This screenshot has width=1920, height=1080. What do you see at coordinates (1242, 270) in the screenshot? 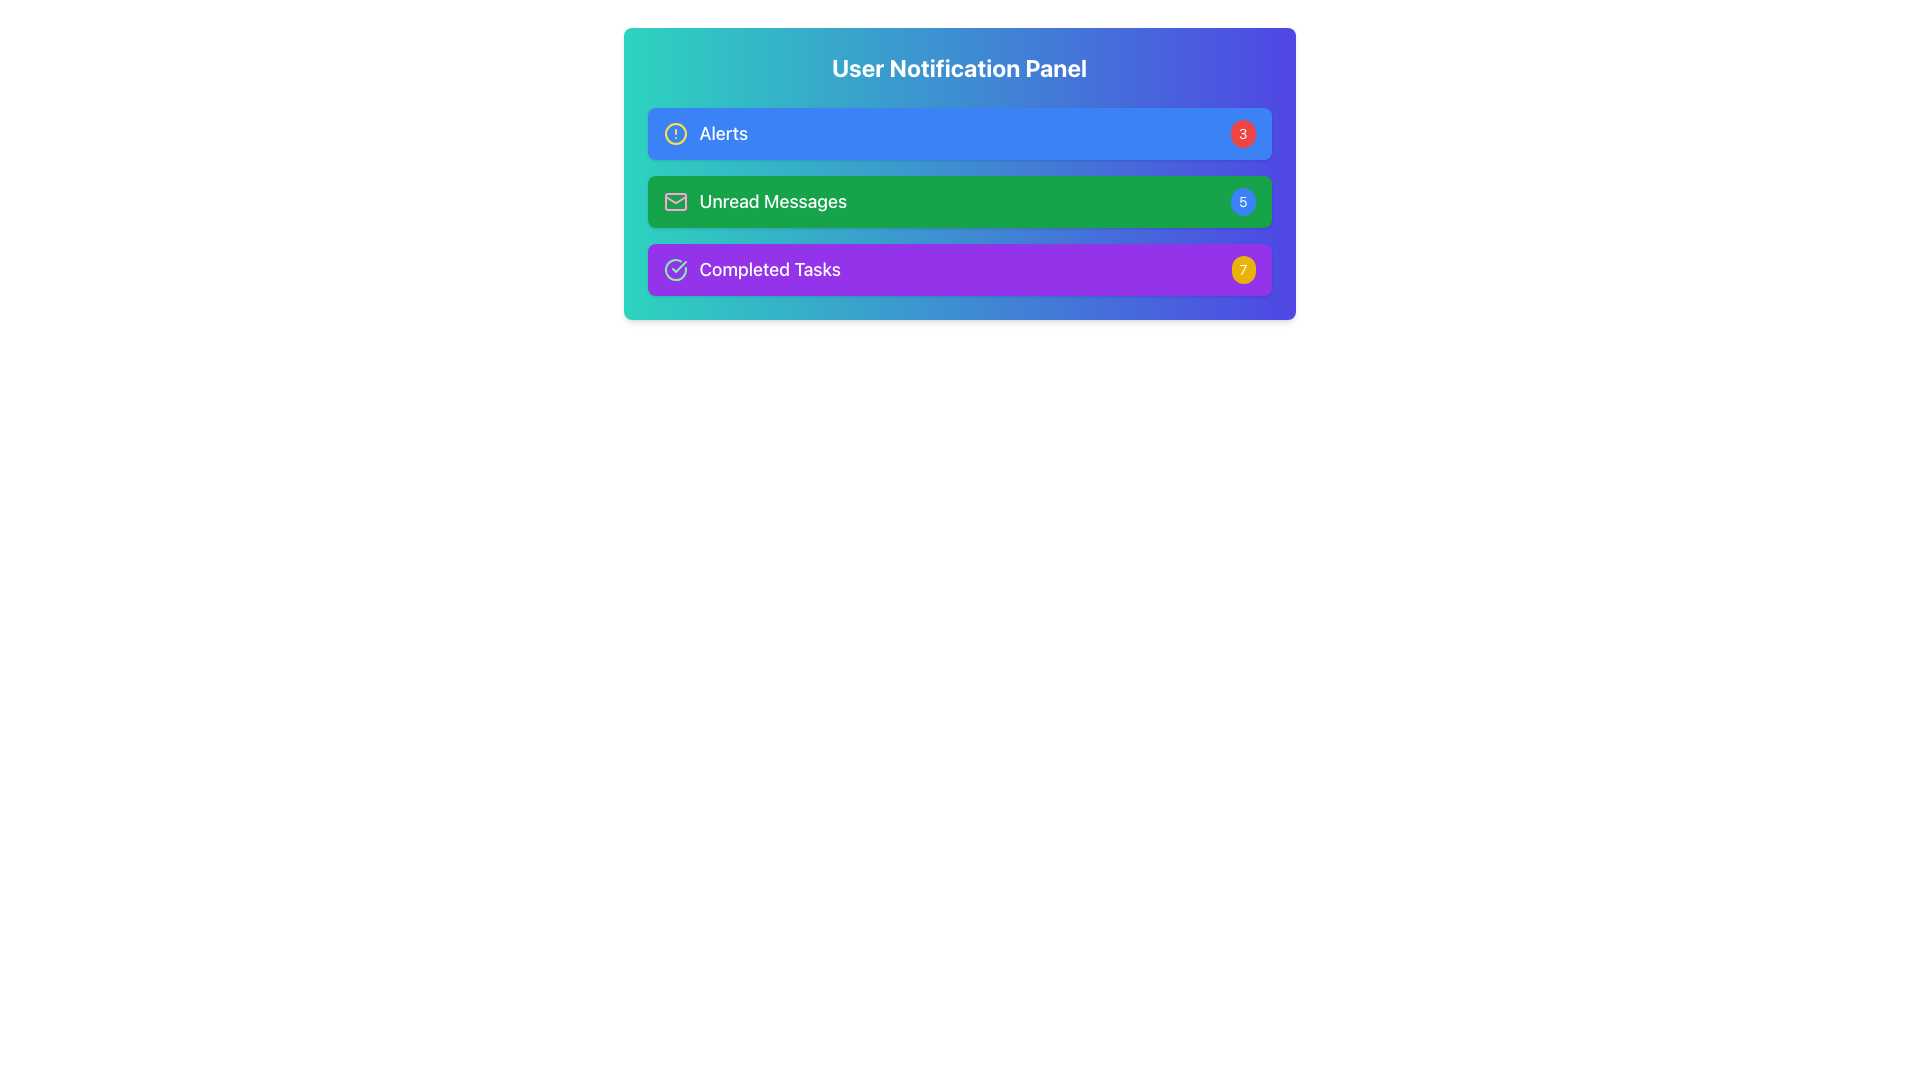
I see `the Notification Badge that indicates the count of 'Completed Tasks', located at the right end of the 'Completed Tasks' box` at bounding box center [1242, 270].